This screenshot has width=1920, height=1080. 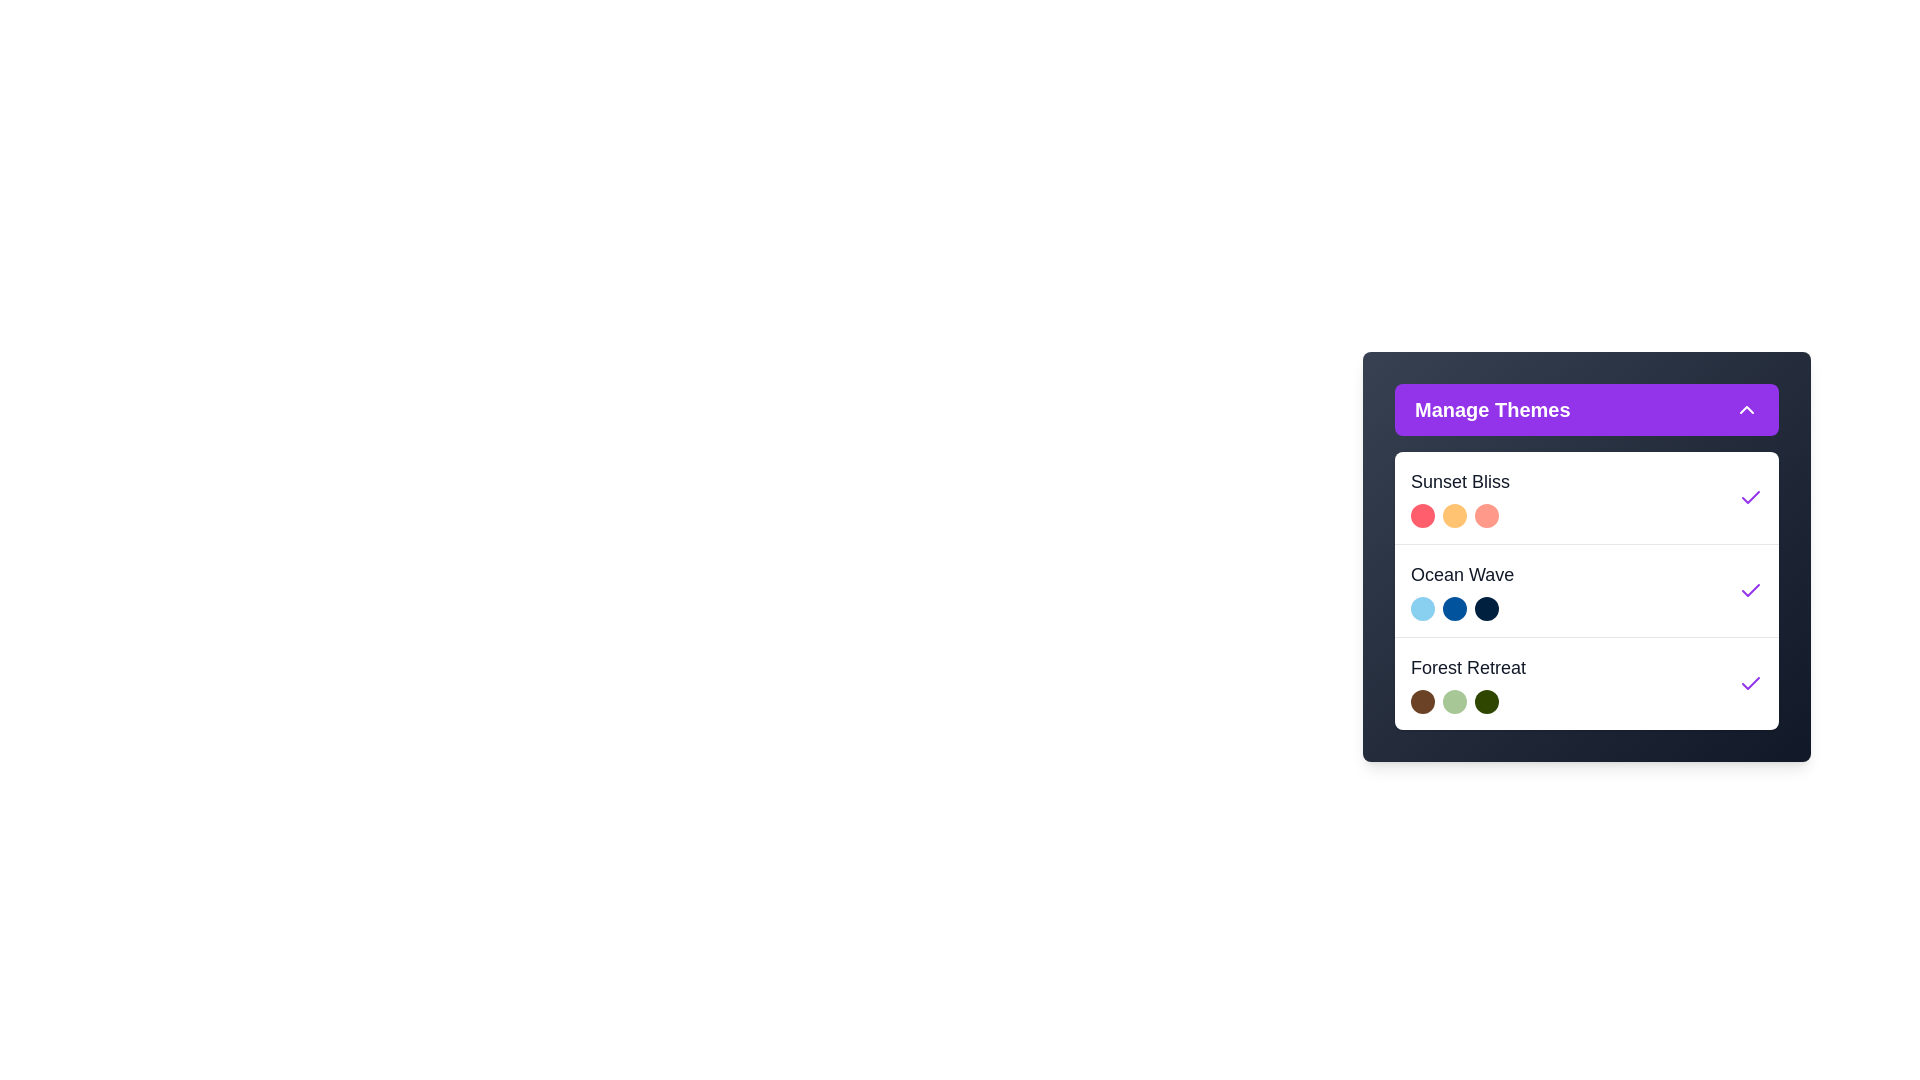 I want to click on the theme Ocean Wave by clicking its checkmark, so click(x=1750, y=589).